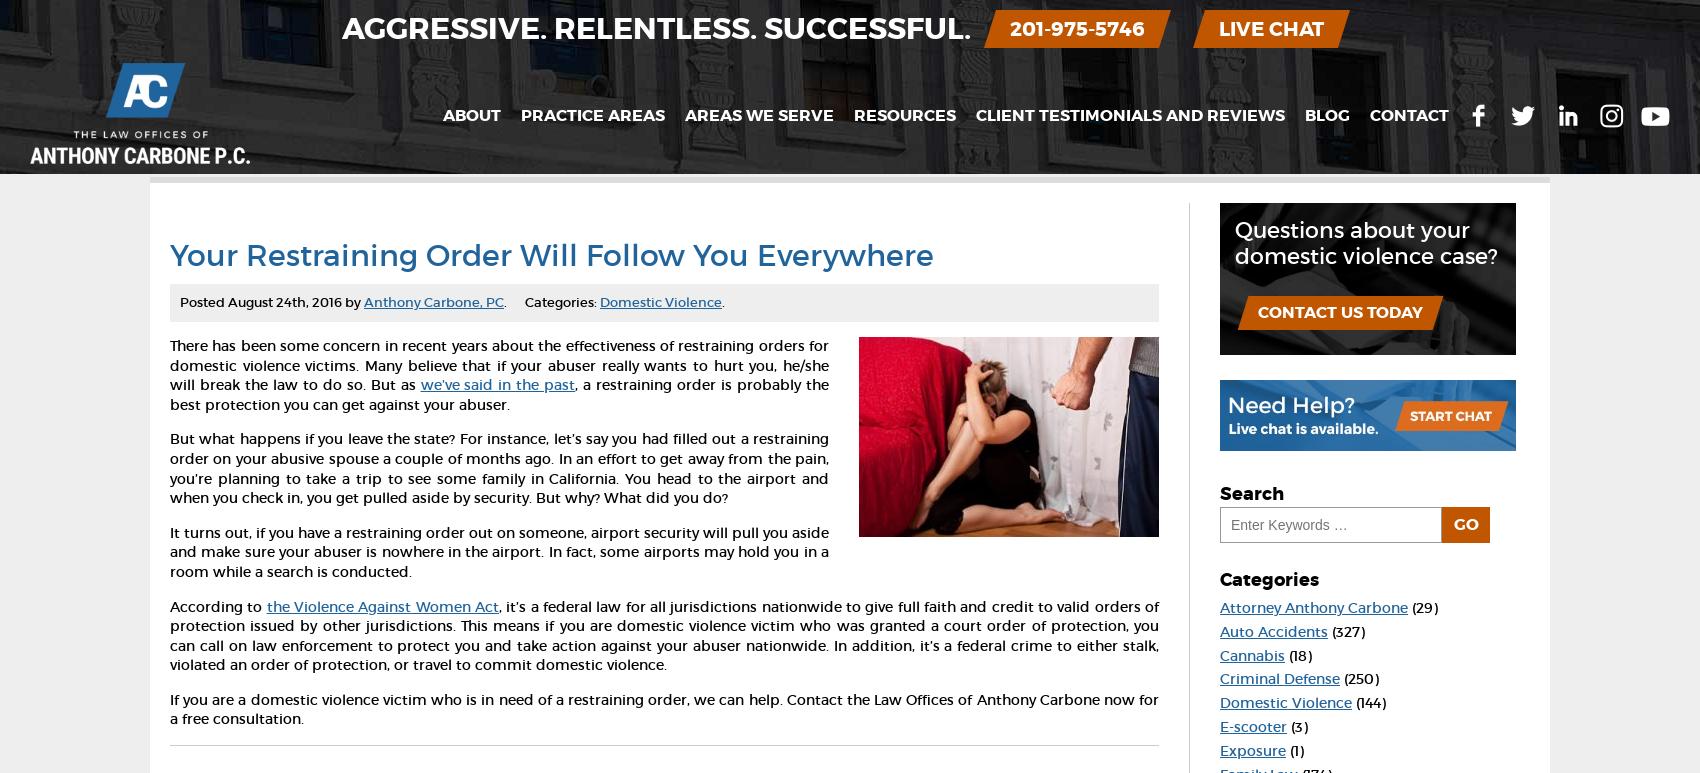 This screenshot has width=1700, height=773. I want to click on 'Anthony Carbone, PC', so click(362, 301).